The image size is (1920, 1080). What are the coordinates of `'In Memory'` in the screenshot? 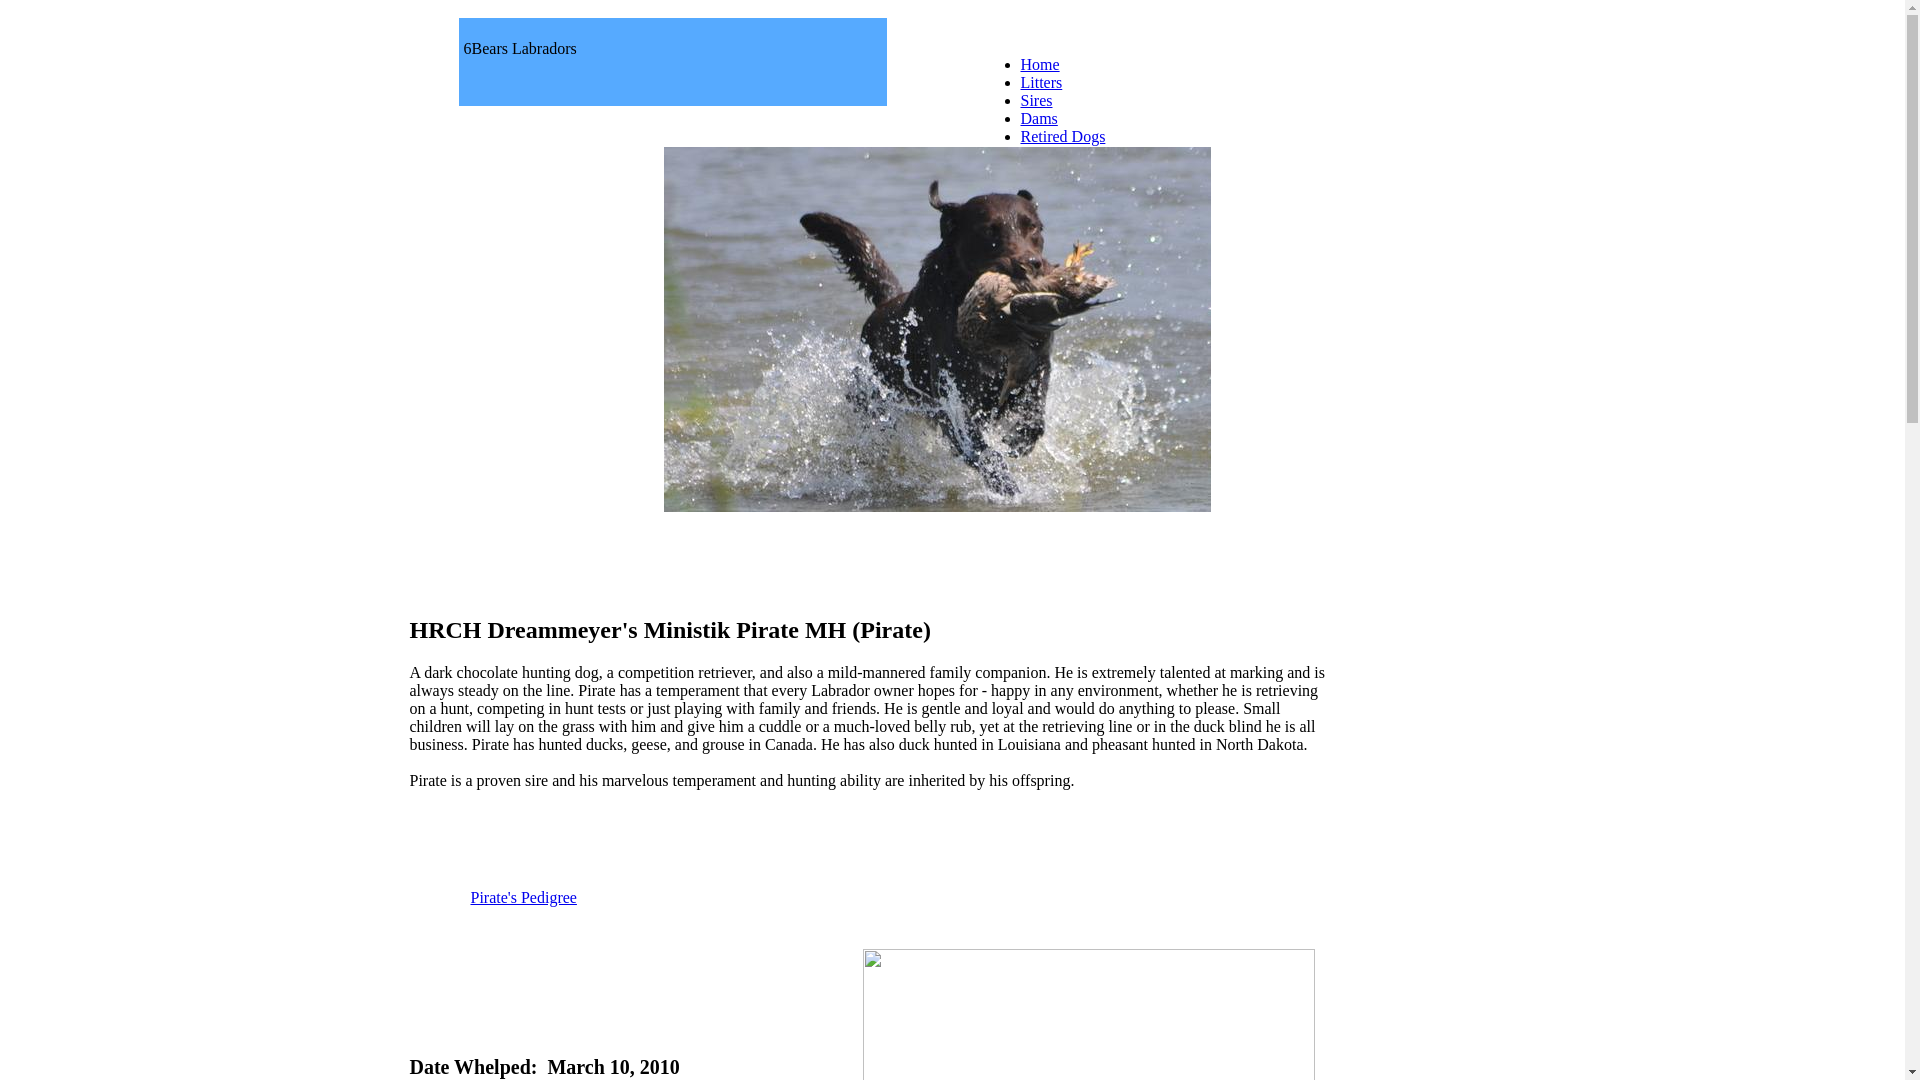 It's located at (1055, 153).